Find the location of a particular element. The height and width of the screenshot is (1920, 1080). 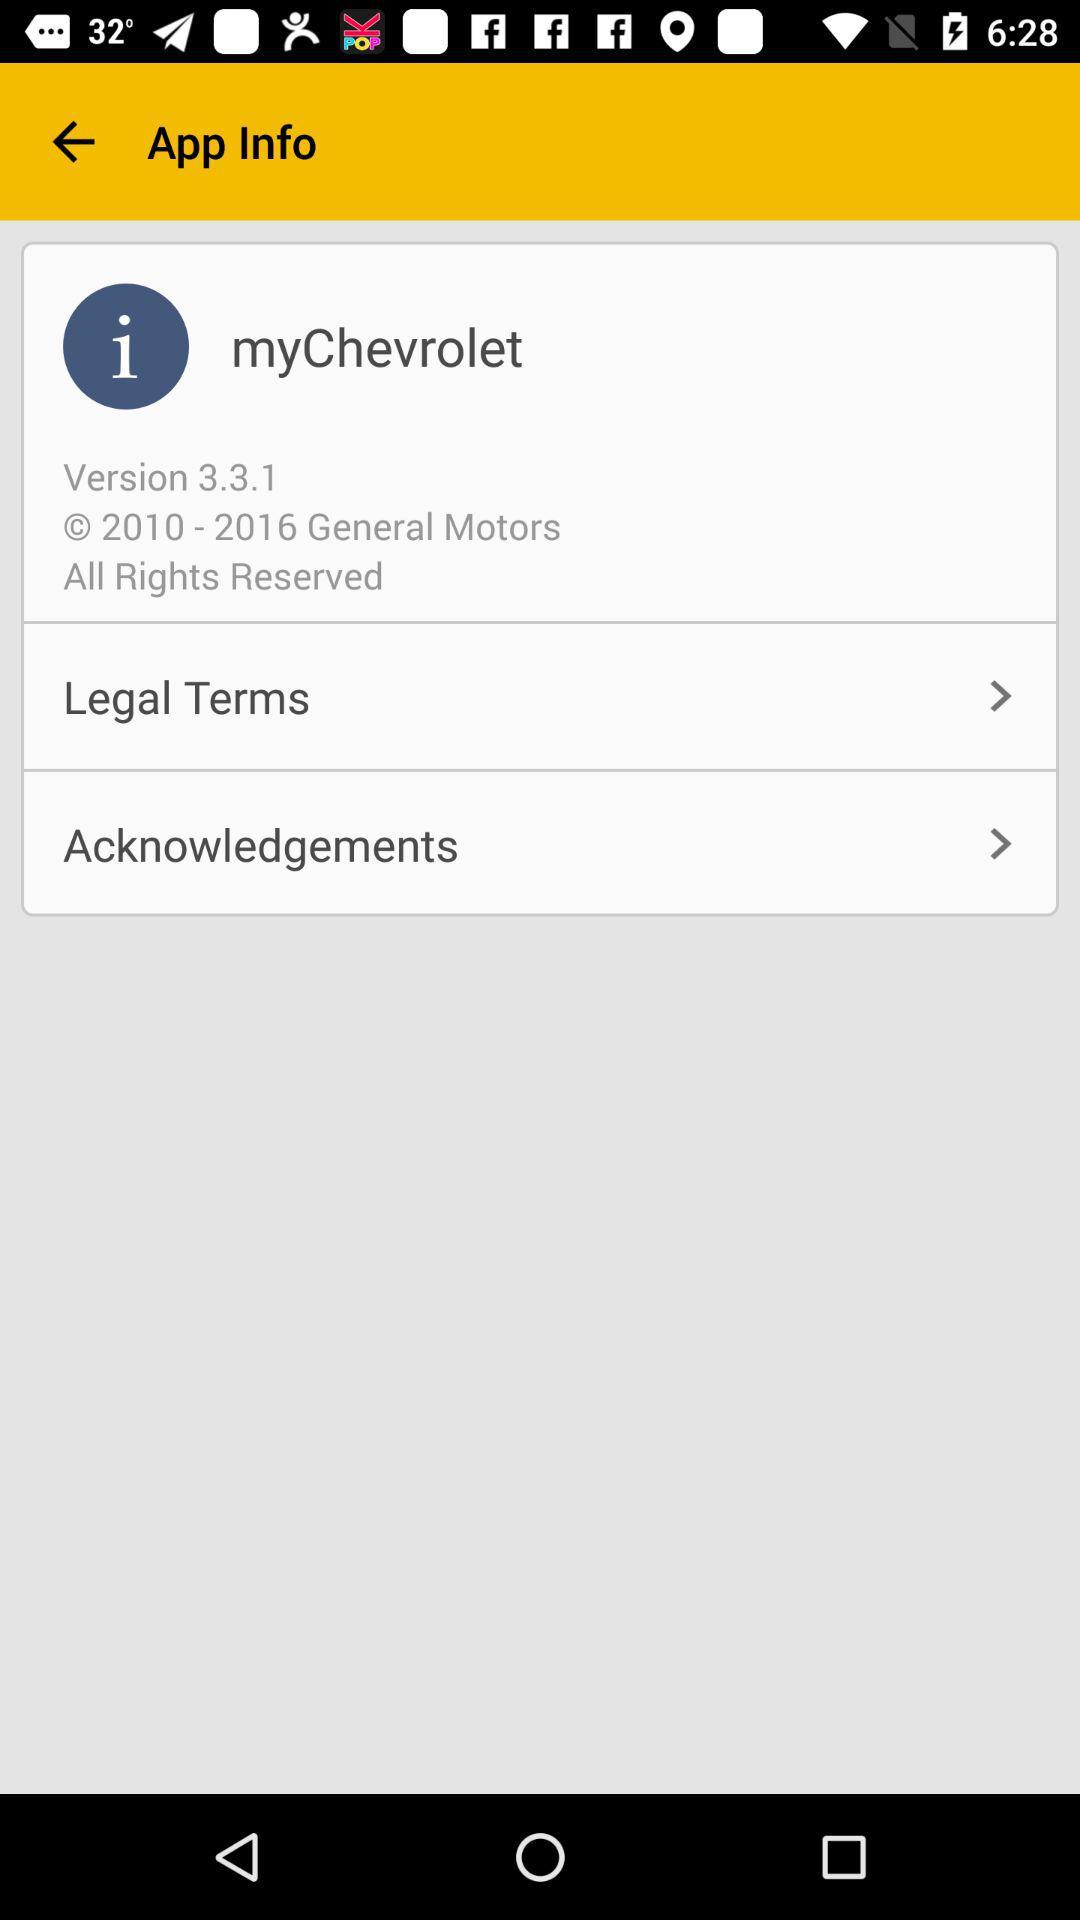

the icon below legal terms icon is located at coordinates (540, 844).